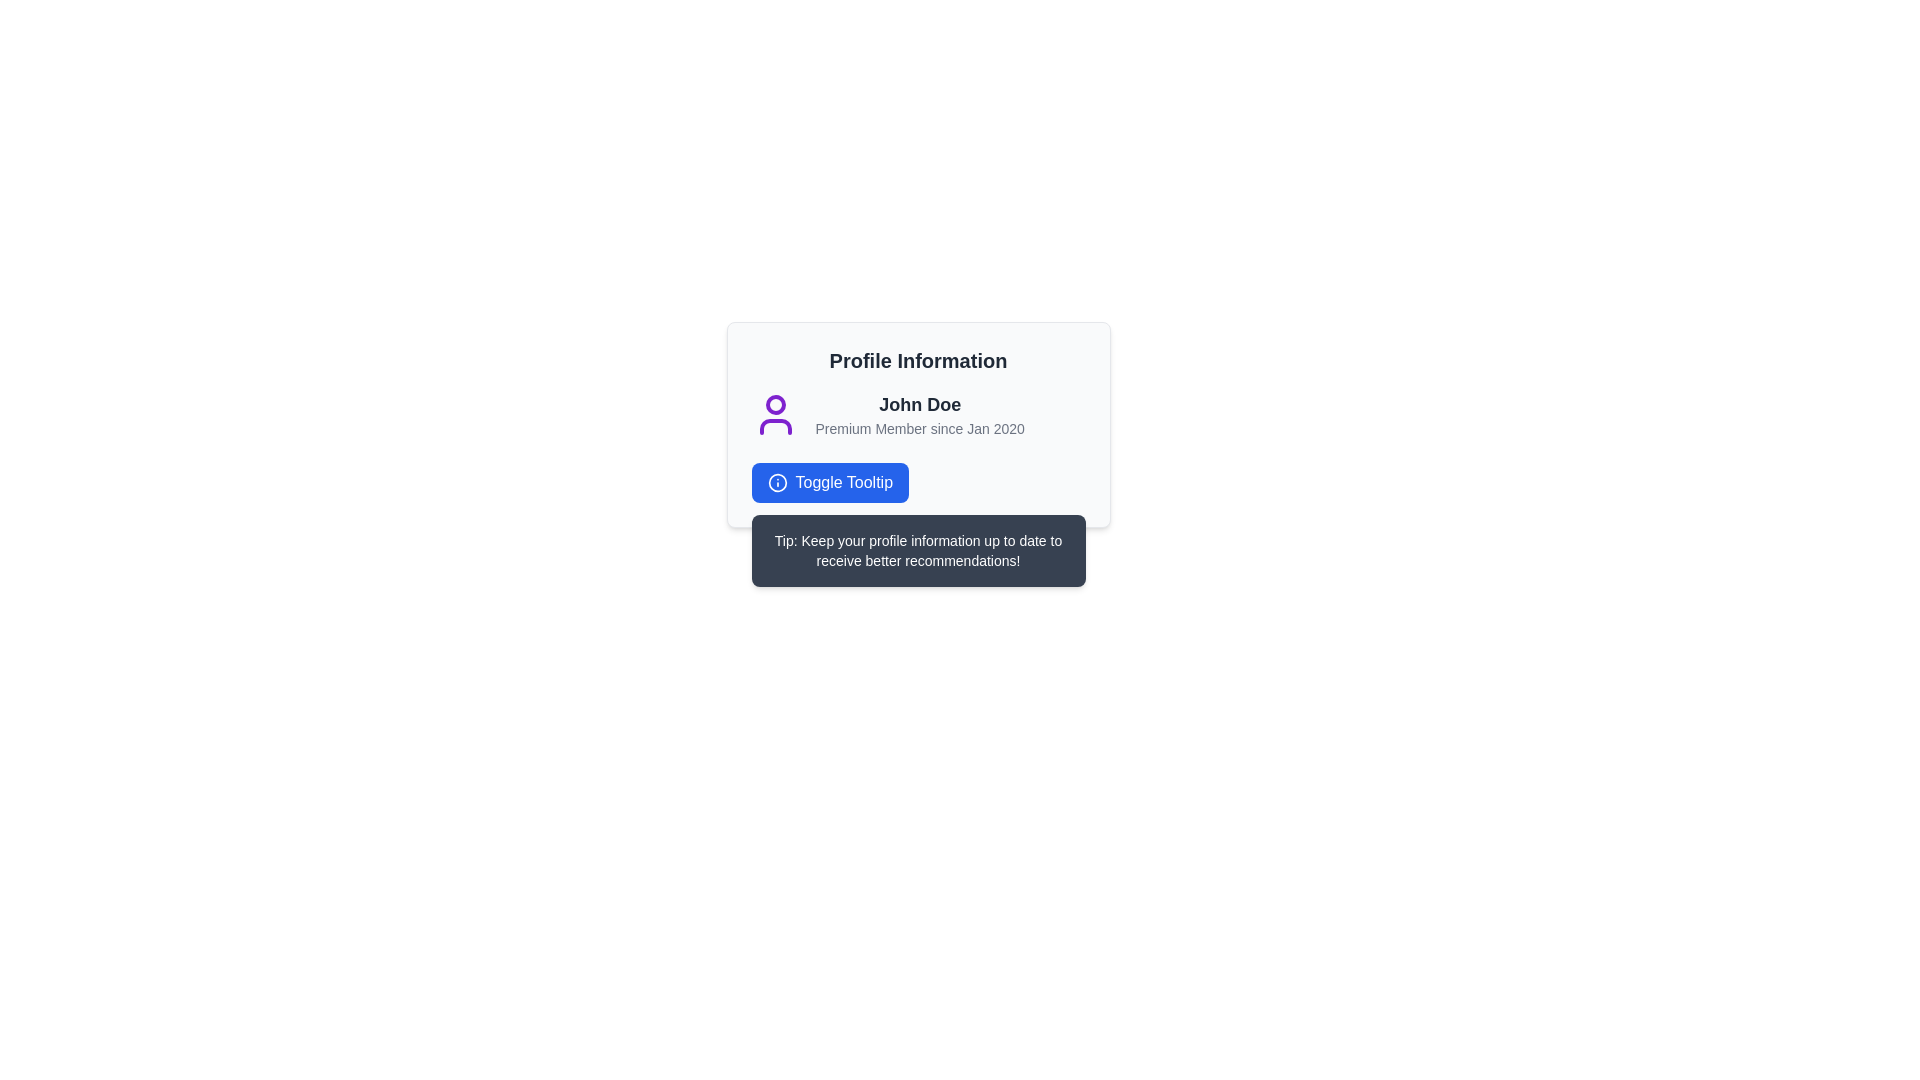 This screenshot has height=1080, width=1920. Describe the element at coordinates (917, 361) in the screenshot. I see `the Text Element (Heading) at the top-center of the card, which serves as a title indicating the context of the card below` at that location.